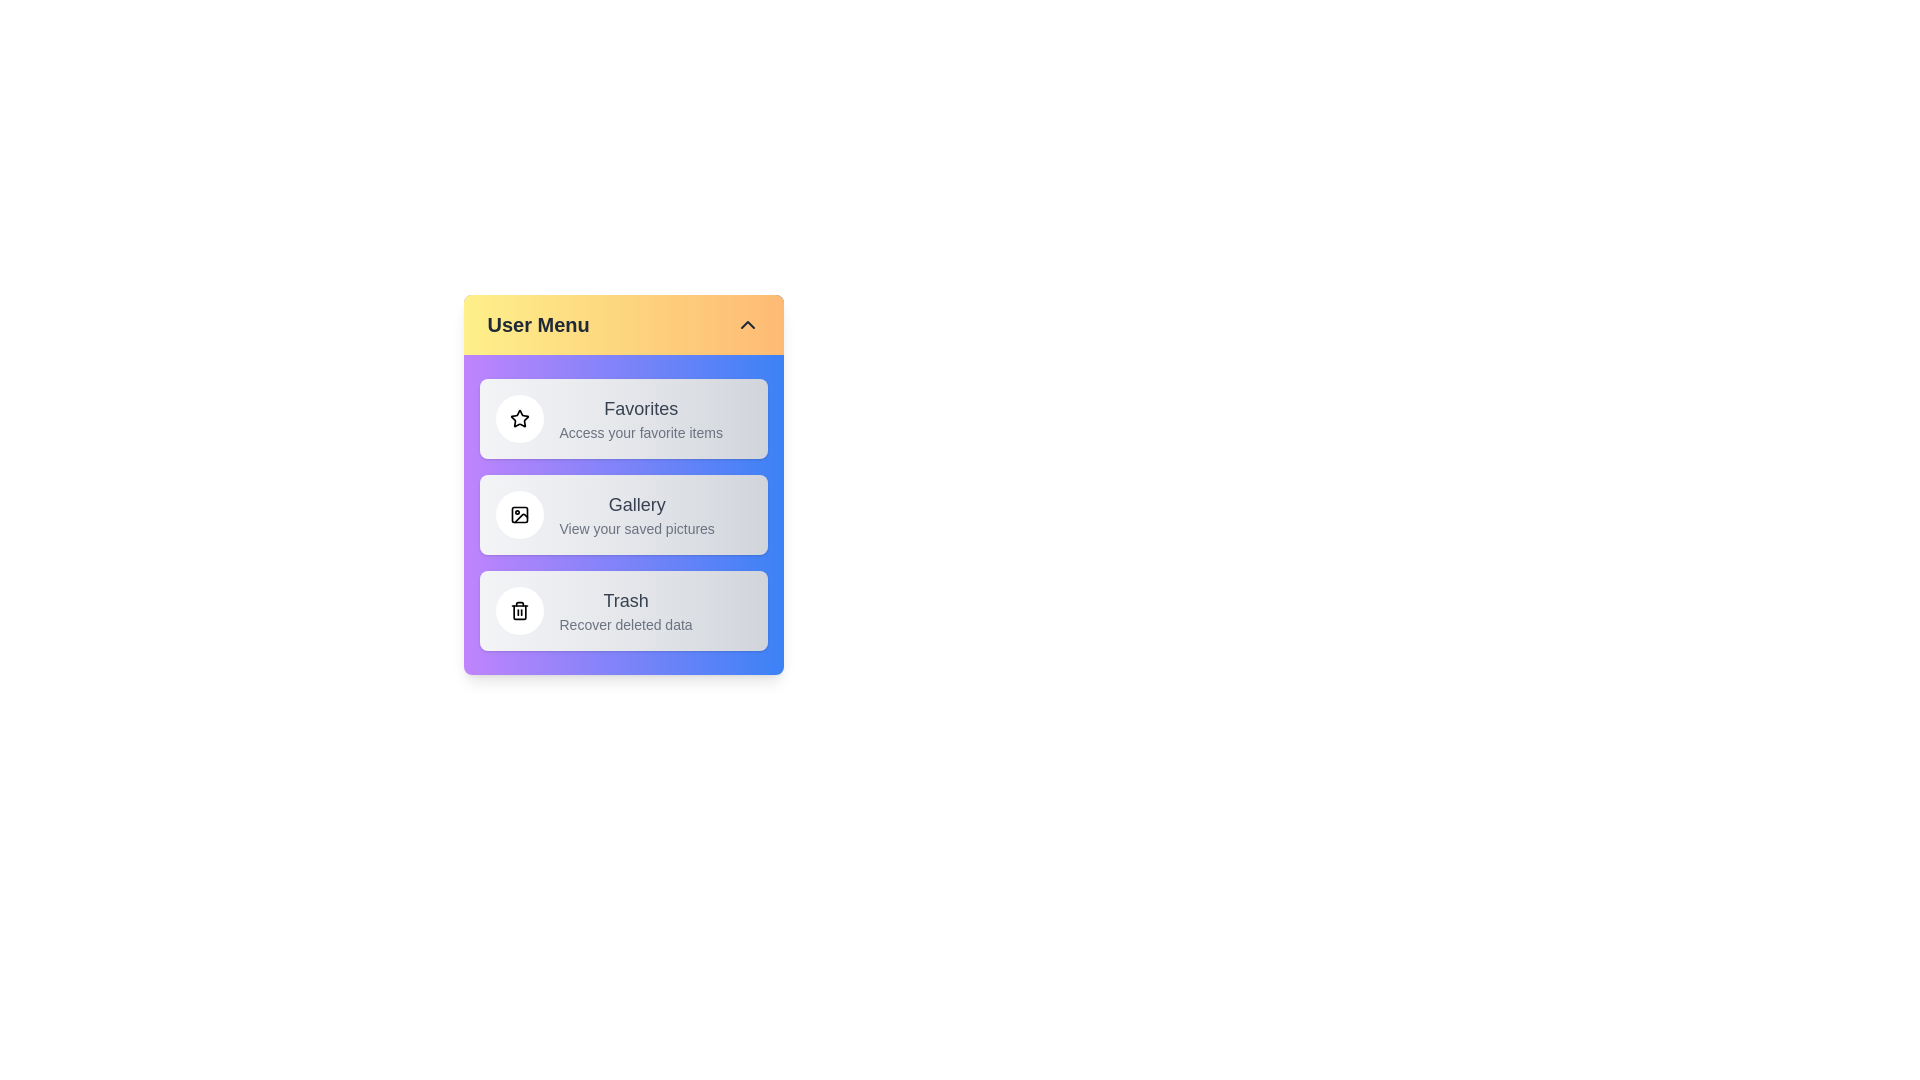 This screenshot has width=1920, height=1080. What do you see at coordinates (519, 609) in the screenshot?
I see `the icon of the menu item Trash` at bounding box center [519, 609].